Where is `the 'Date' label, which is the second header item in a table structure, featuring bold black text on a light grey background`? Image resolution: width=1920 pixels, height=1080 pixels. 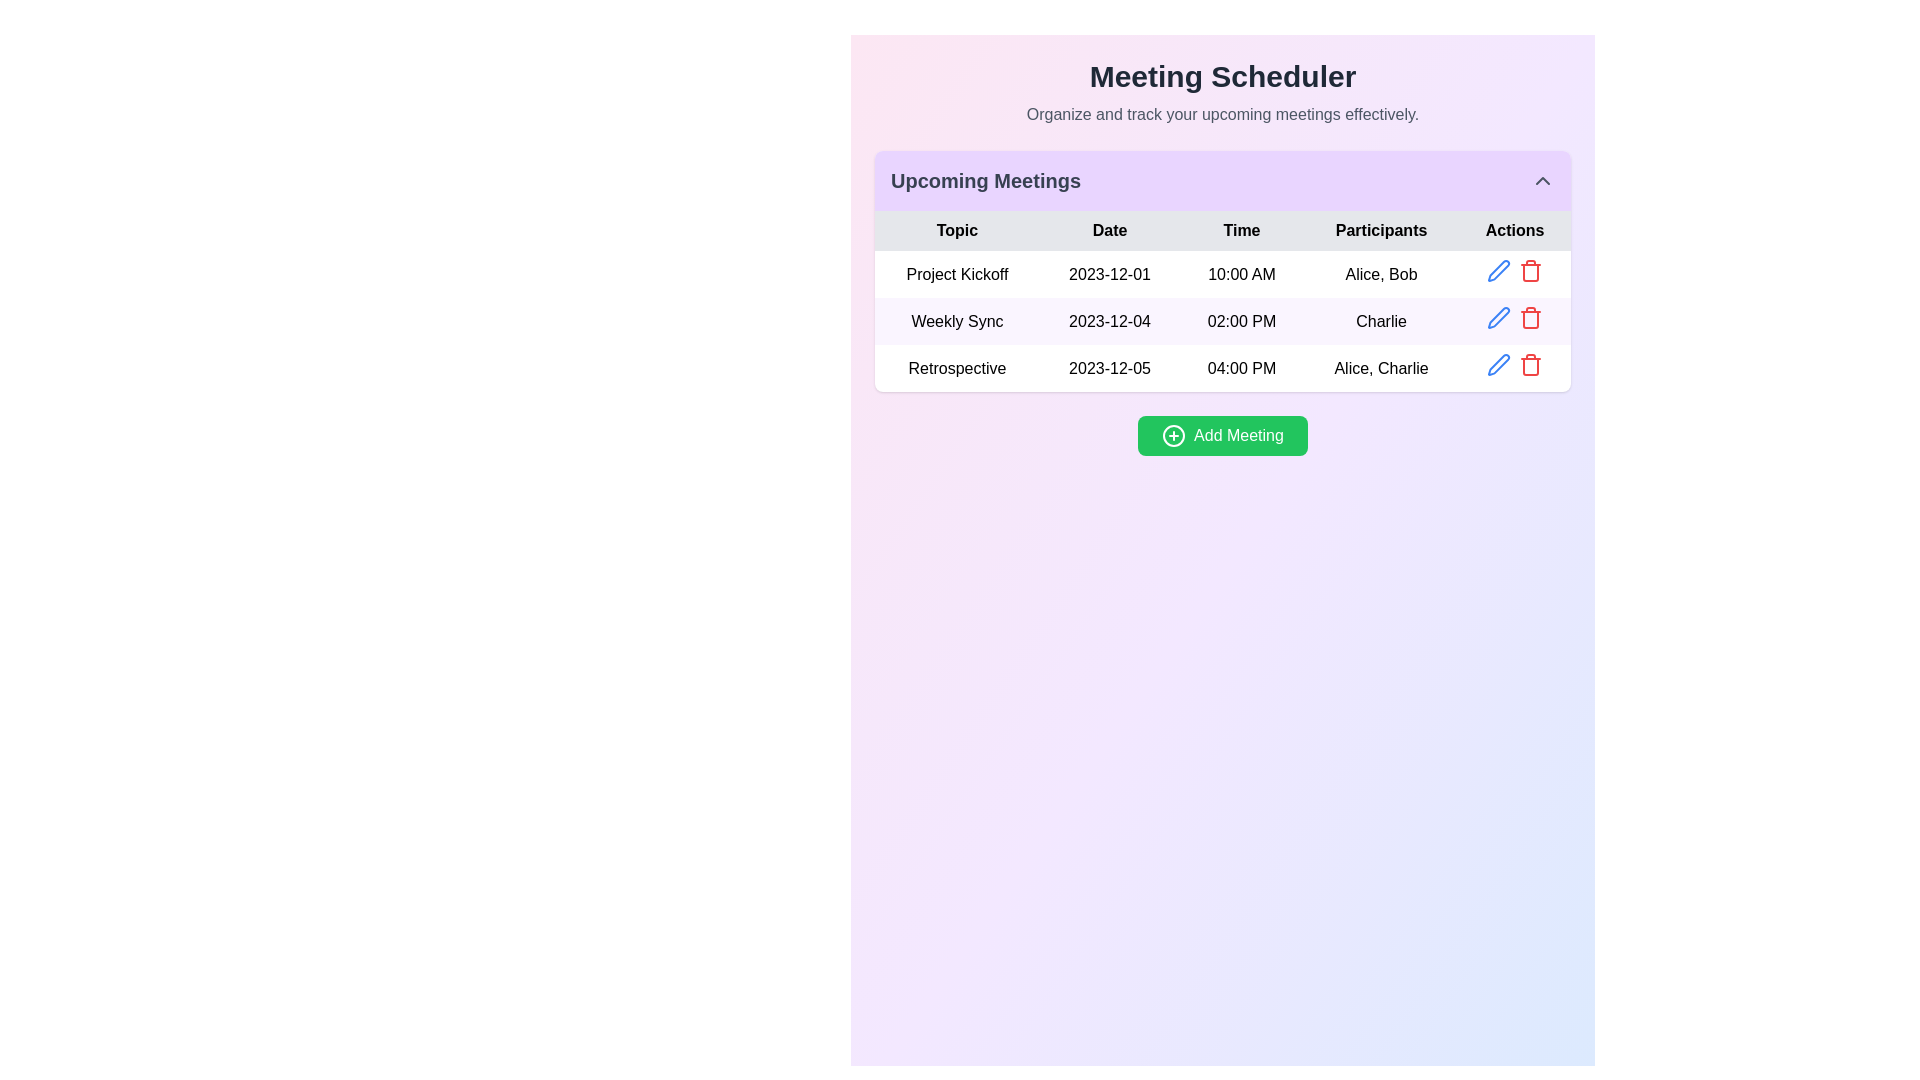
the 'Date' label, which is the second header item in a table structure, featuring bold black text on a light grey background is located at coordinates (1108, 230).